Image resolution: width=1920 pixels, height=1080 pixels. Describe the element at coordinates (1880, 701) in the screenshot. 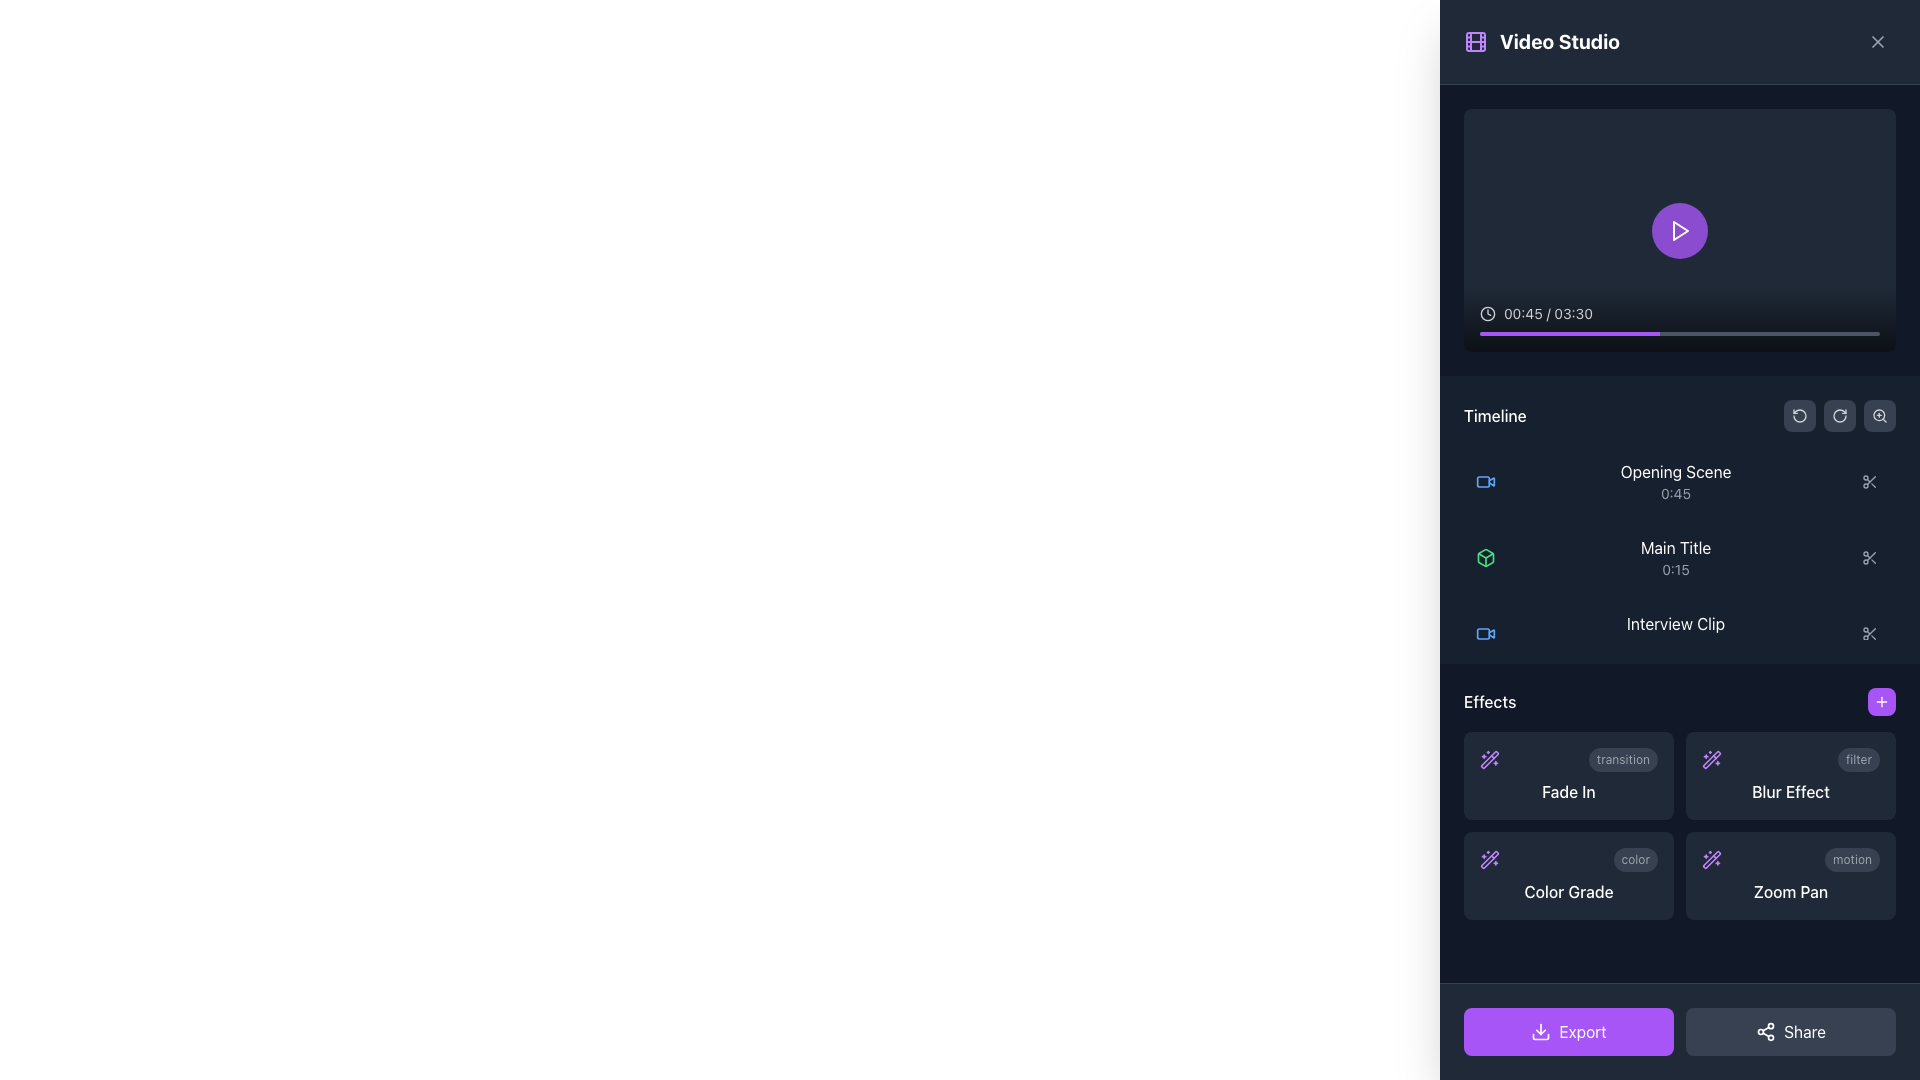

I see `the button located in the 'Effects' section, positioned to the right of the 'Effects' heading` at that location.